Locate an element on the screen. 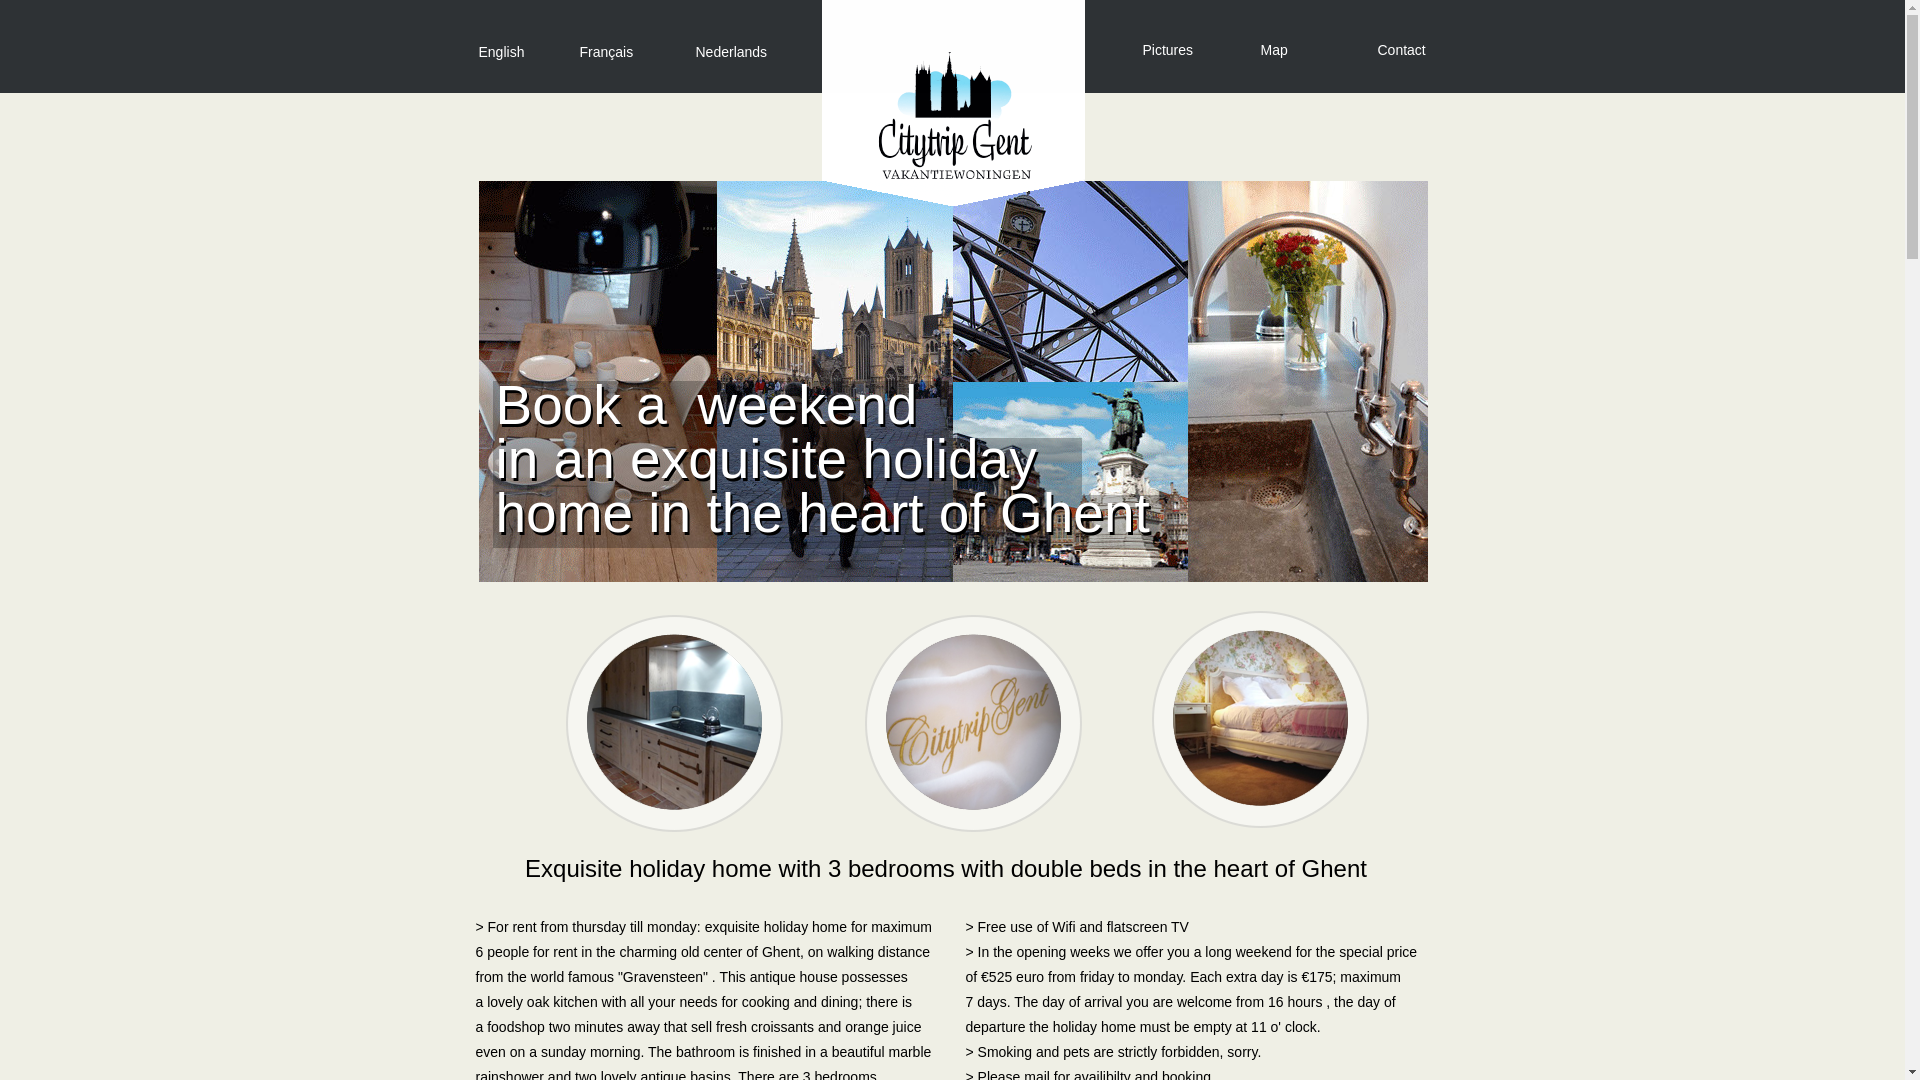 The image size is (1920, 1080). 'Nederlands' is located at coordinates (730, 50).